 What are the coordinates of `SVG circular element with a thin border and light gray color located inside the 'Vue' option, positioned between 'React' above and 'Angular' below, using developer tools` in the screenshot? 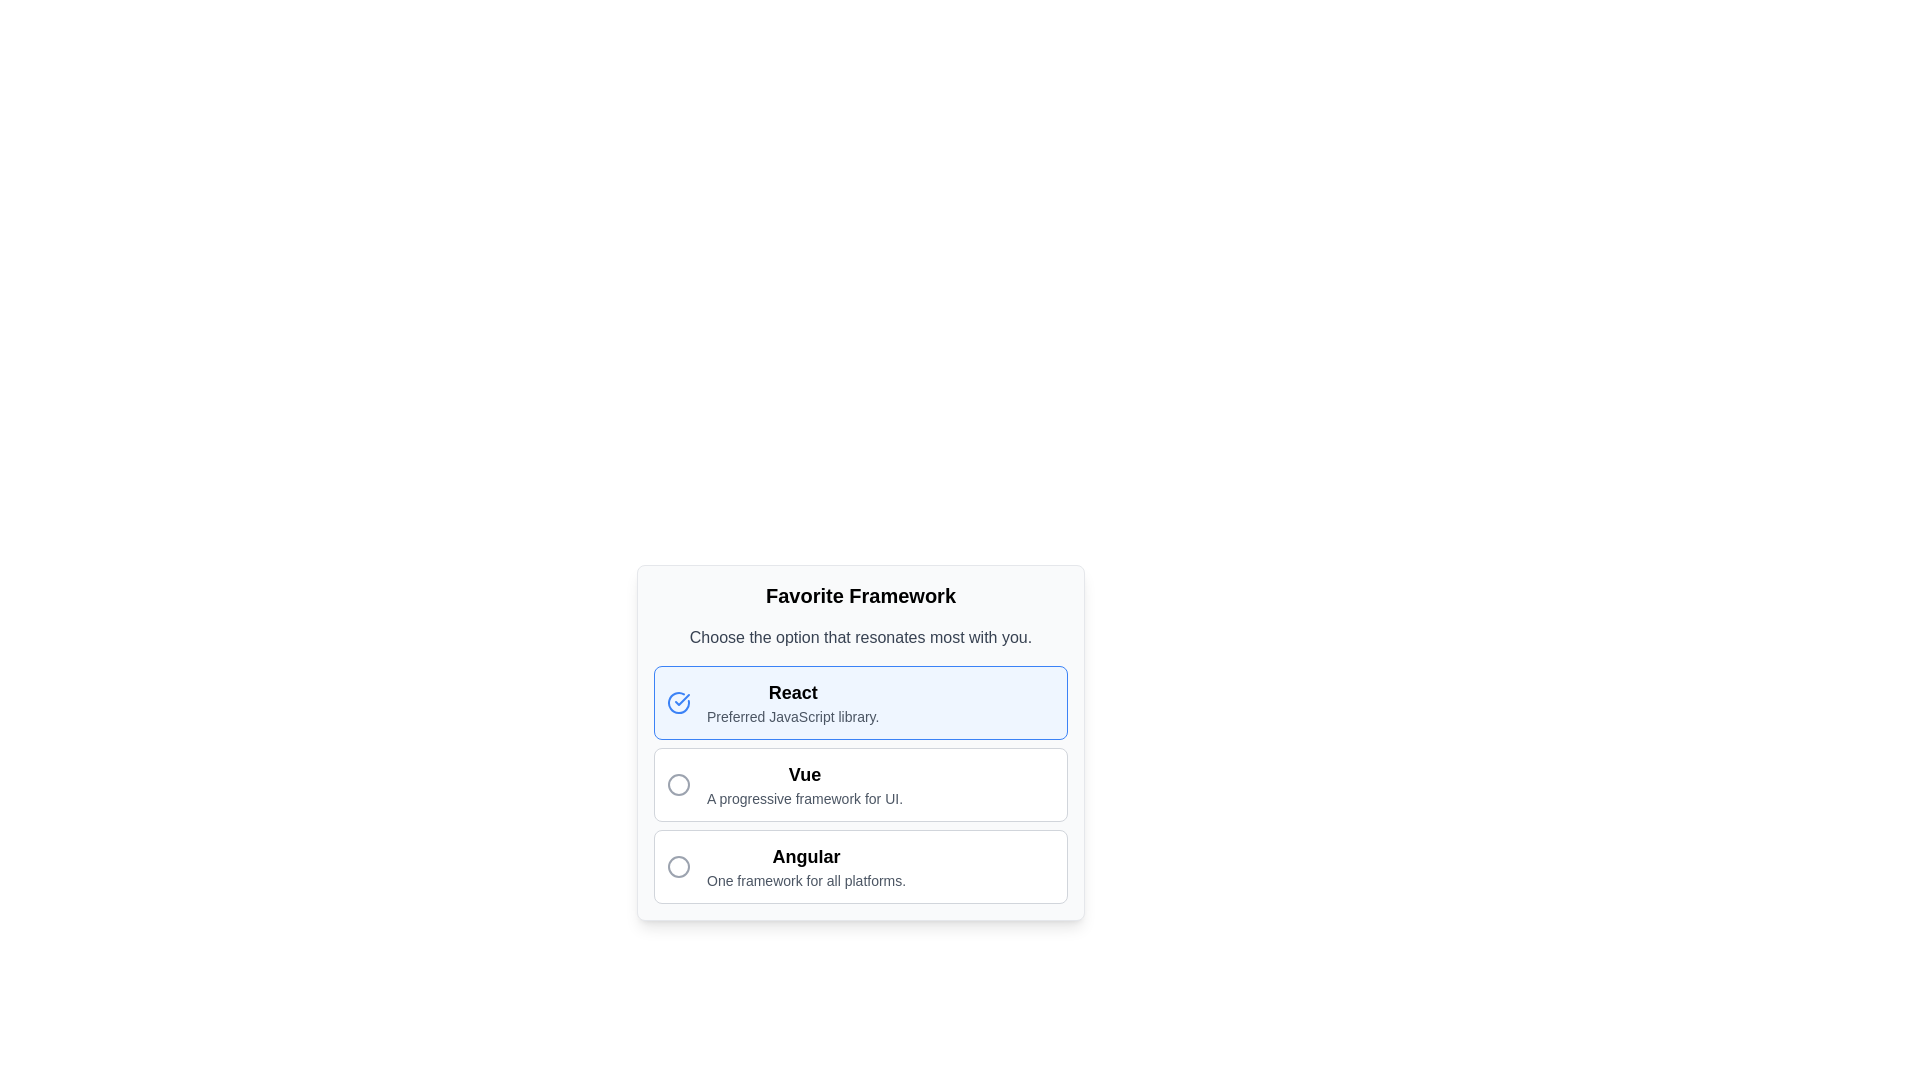 It's located at (678, 784).